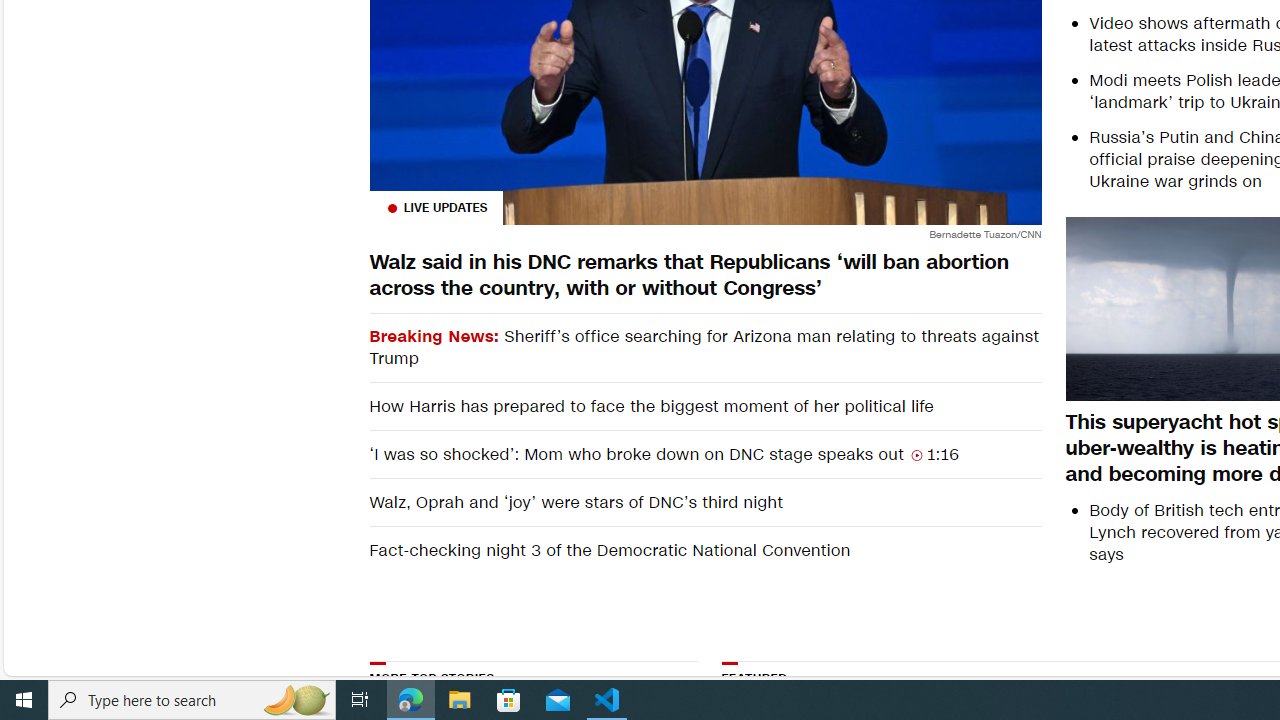 This screenshot has width=1280, height=720. Describe the element at coordinates (24, 698) in the screenshot. I see `'Start'` at that location.